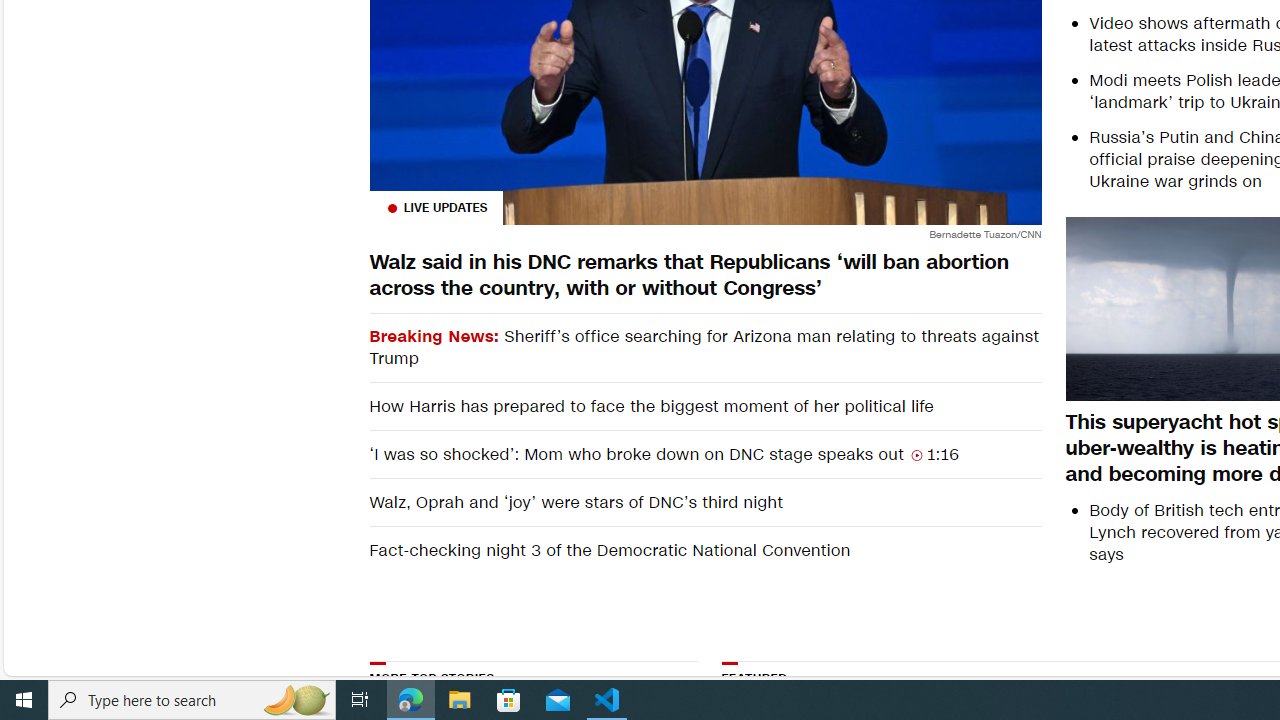 This screenshot has width=1280, height=720. Describe the element at coordinates (24, 698) in the screenshot. I see `'Start'` at that location.